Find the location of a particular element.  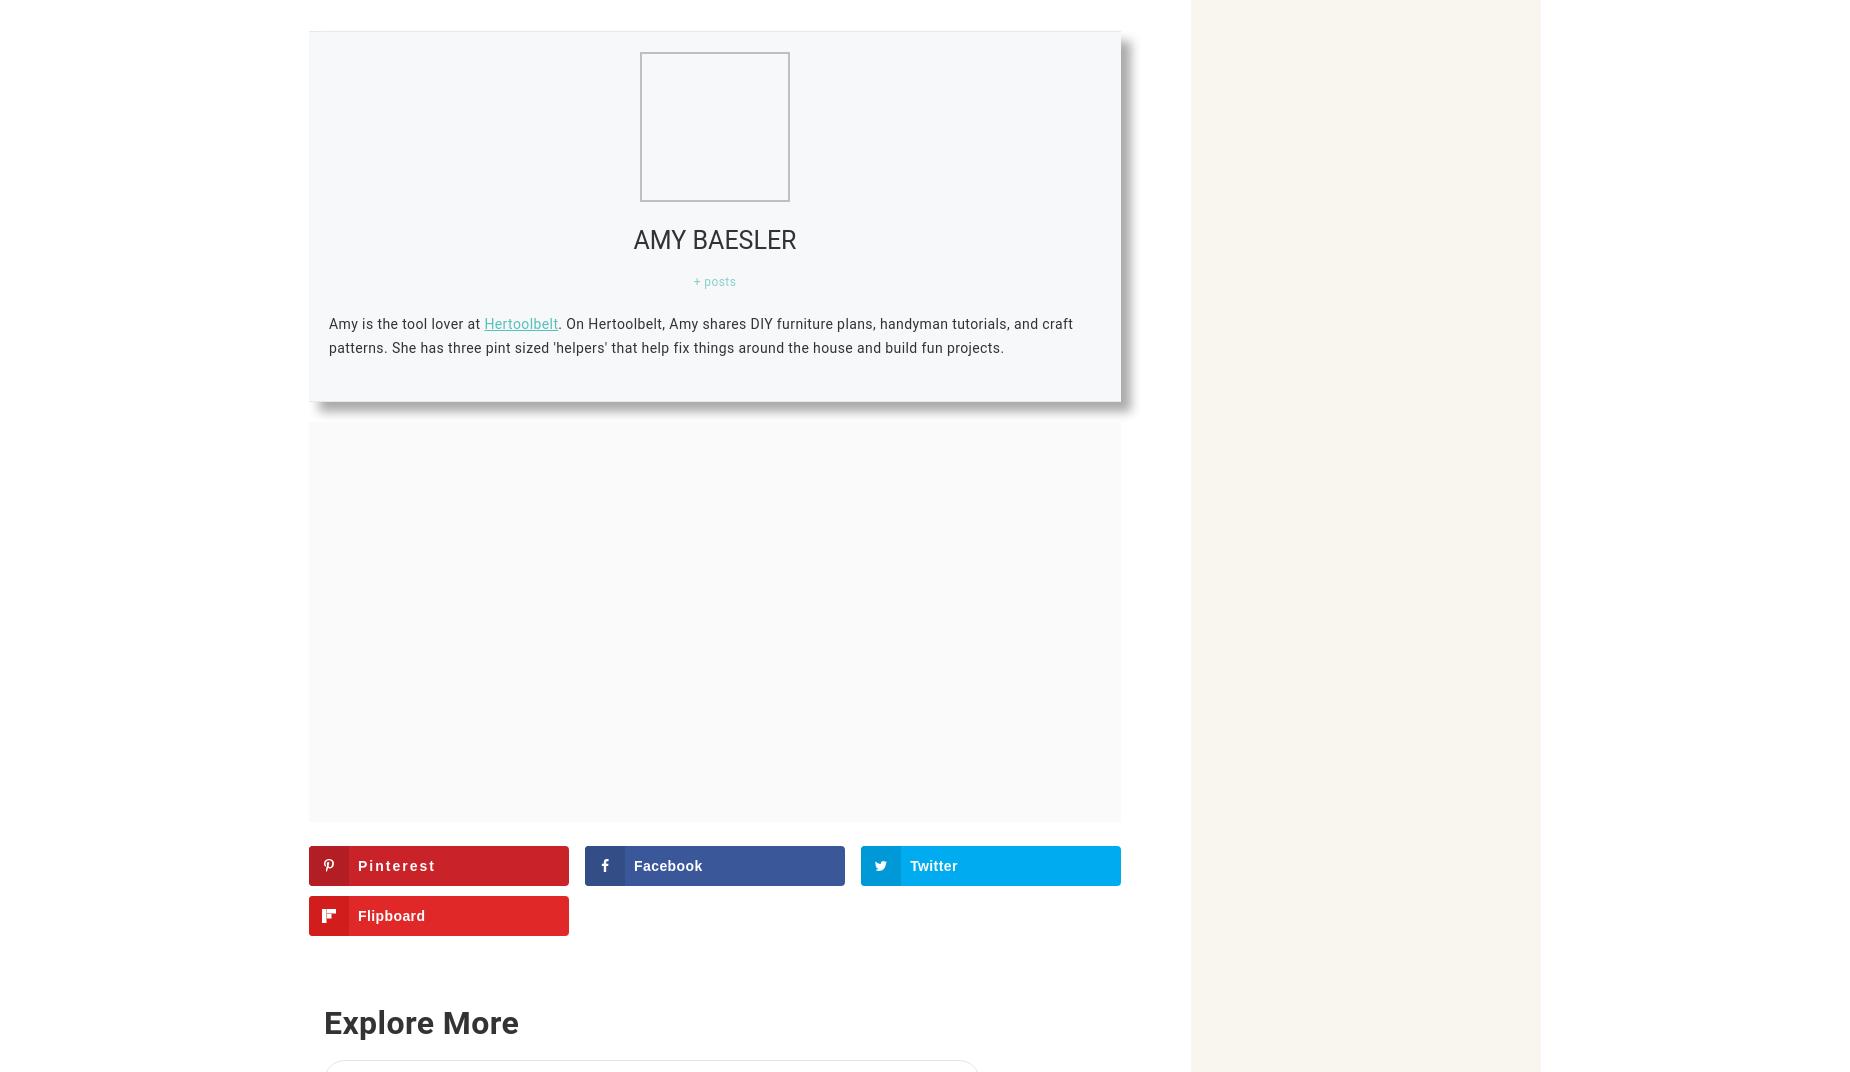

'+ posts' is located at coordinates (714, 279).